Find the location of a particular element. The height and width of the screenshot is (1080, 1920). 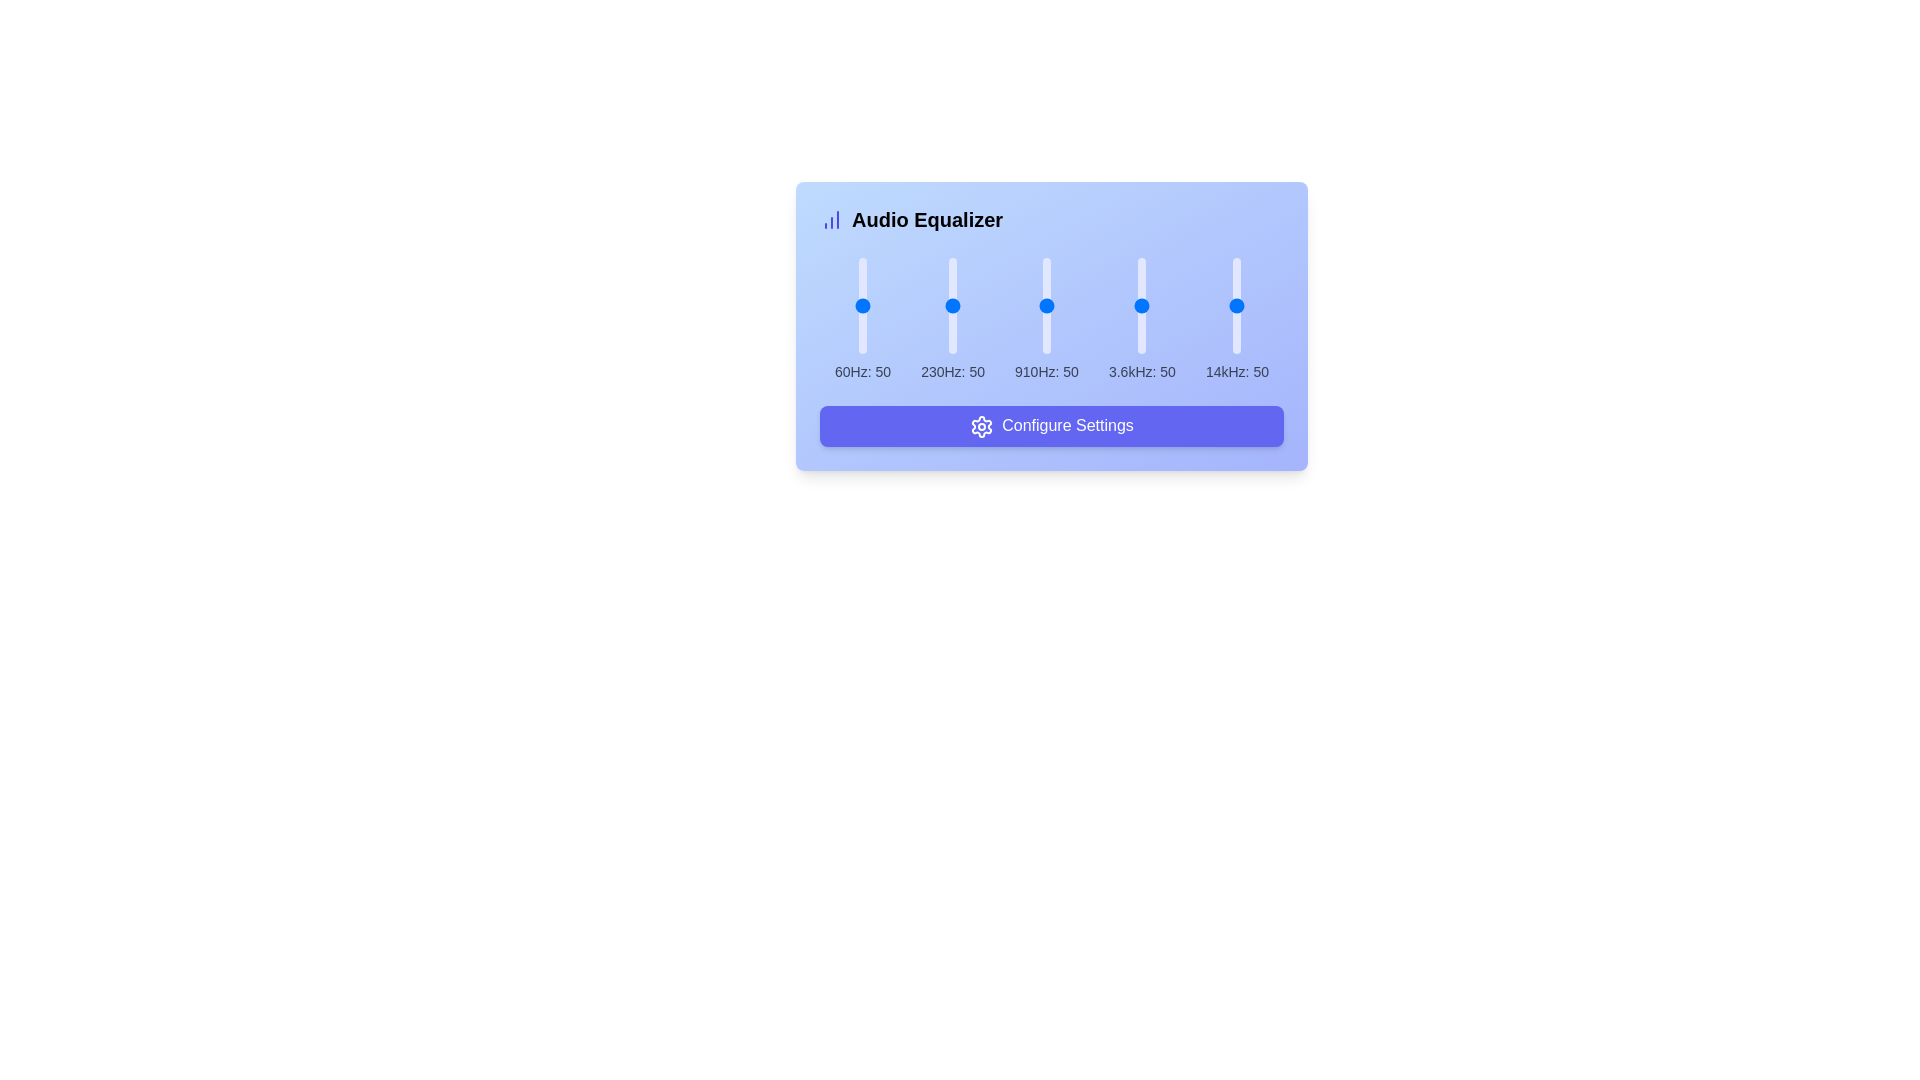

the 910Hz slider is located at coordinates (1045, 347).